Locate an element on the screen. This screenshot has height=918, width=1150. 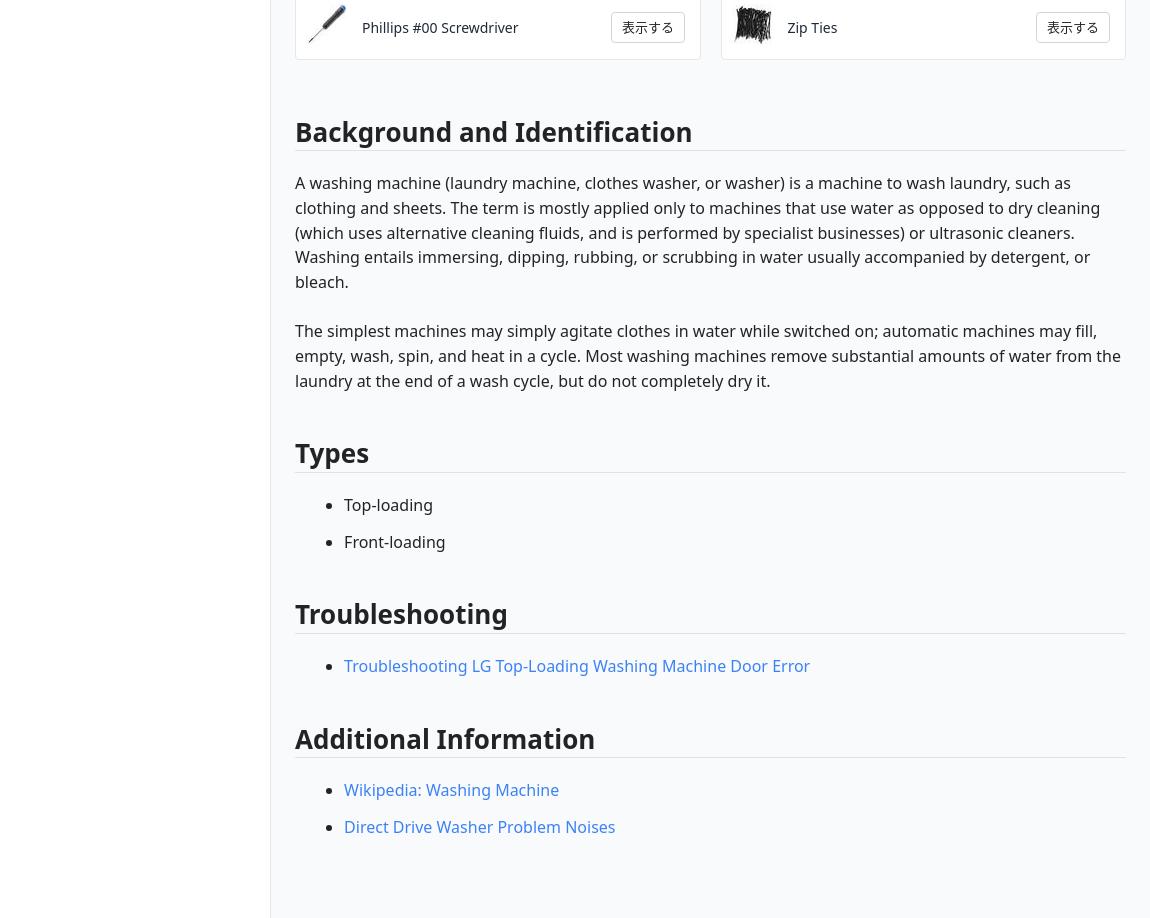
'Additional Information' is located at coordinates (294, 736).